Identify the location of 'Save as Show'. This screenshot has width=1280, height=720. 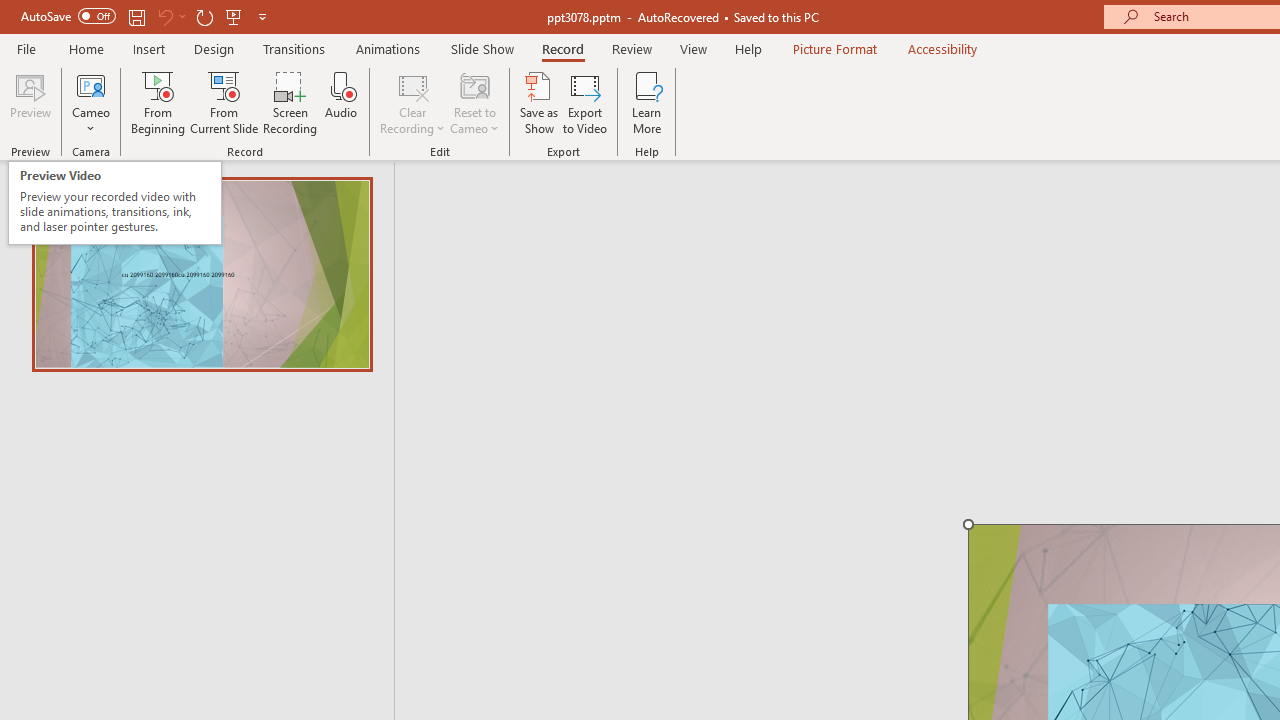
(539, 103).